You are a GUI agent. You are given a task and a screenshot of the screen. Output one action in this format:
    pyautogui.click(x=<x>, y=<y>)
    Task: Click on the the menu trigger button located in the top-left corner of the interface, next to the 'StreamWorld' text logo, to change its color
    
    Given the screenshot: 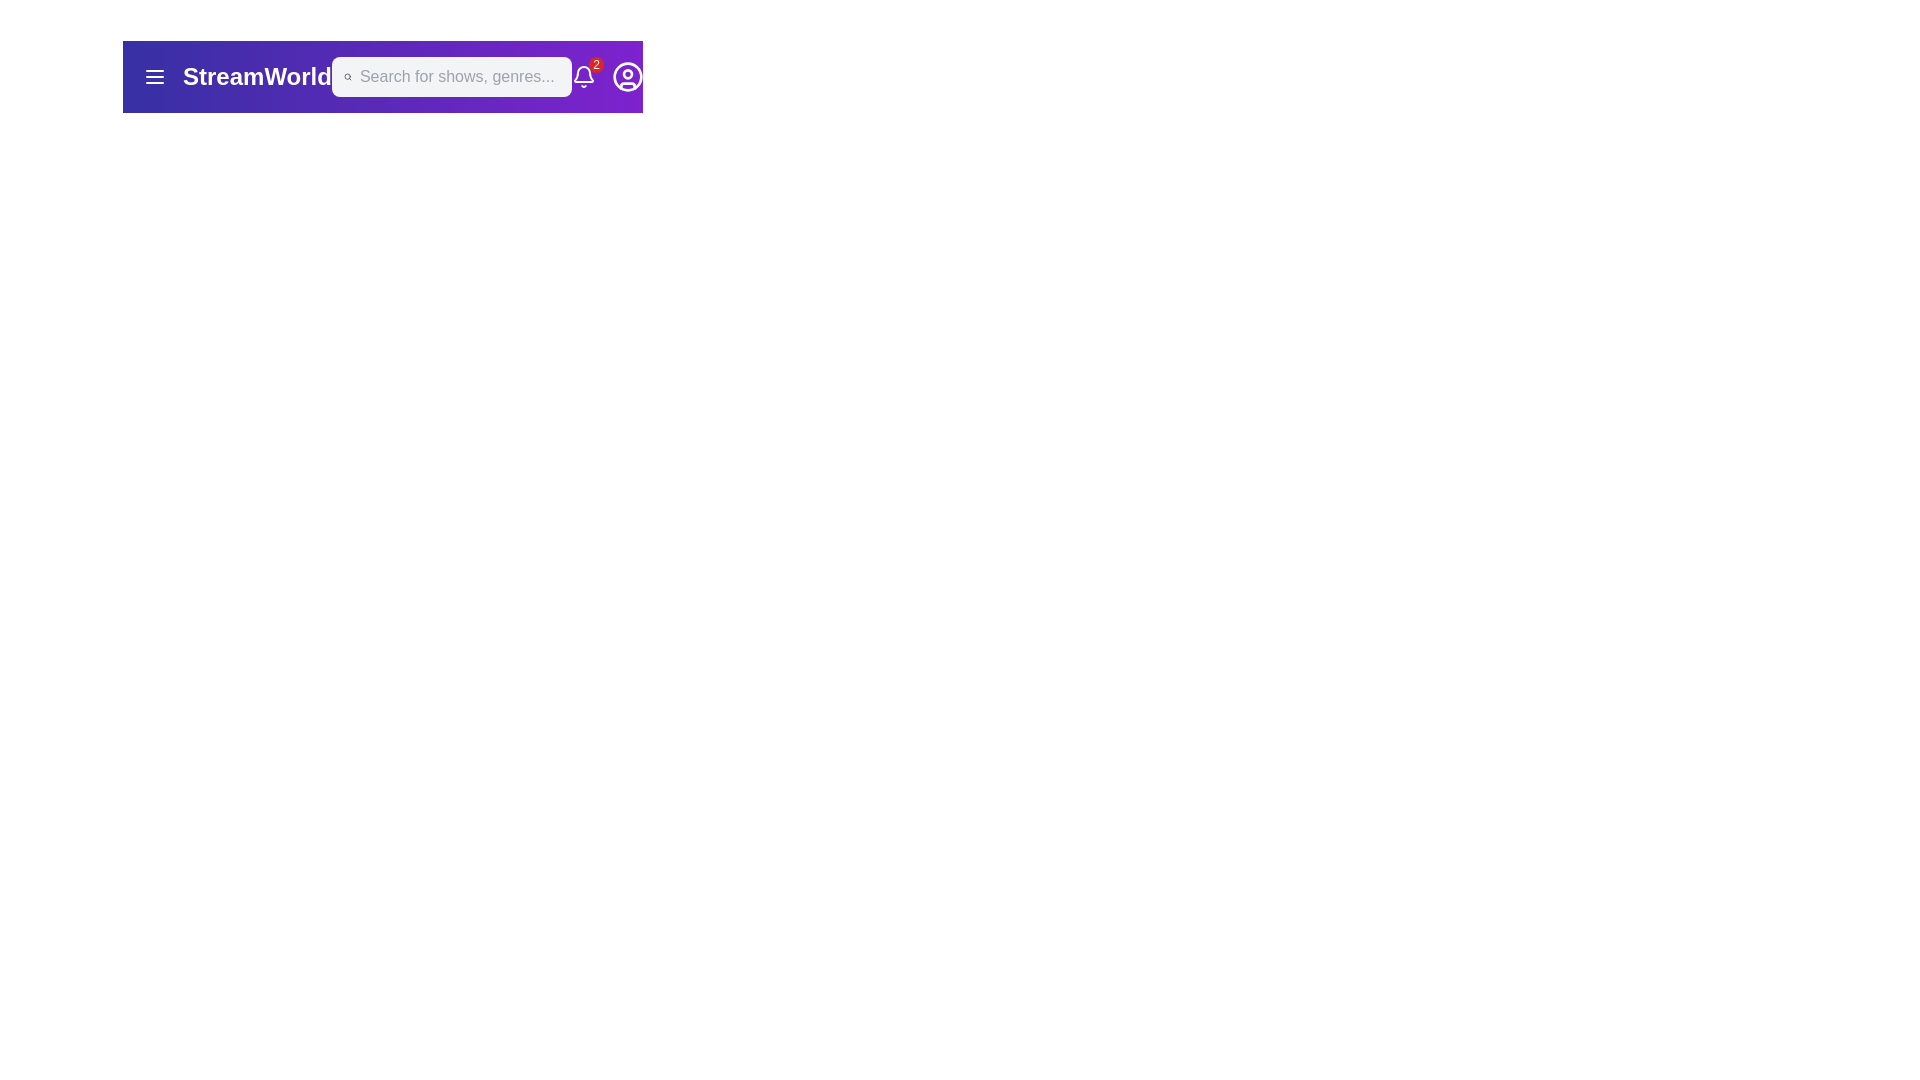 What is the action you would take?
    pyautogui.click(x=153, y=76)
    